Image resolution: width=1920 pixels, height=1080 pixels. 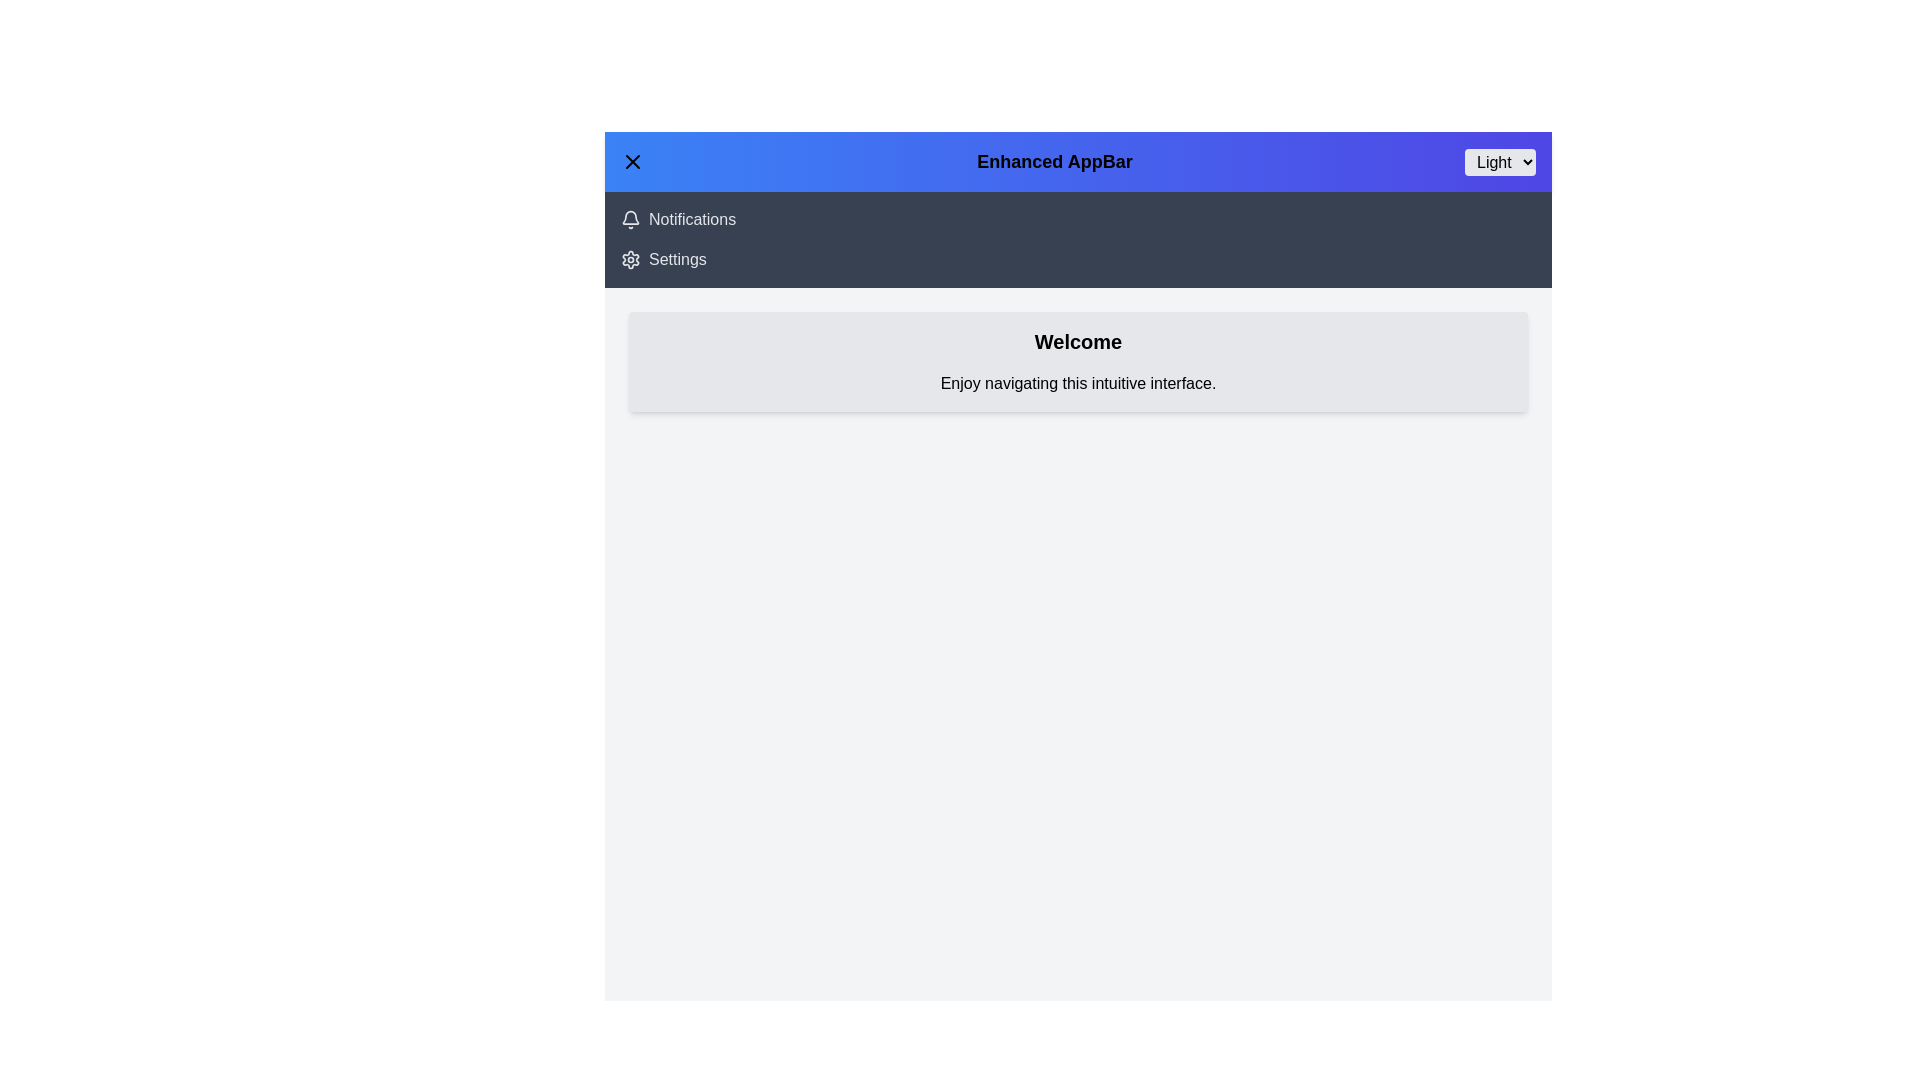 I want to click on the theme option Light from the dropdown menu, so click(x=1500, y=161).